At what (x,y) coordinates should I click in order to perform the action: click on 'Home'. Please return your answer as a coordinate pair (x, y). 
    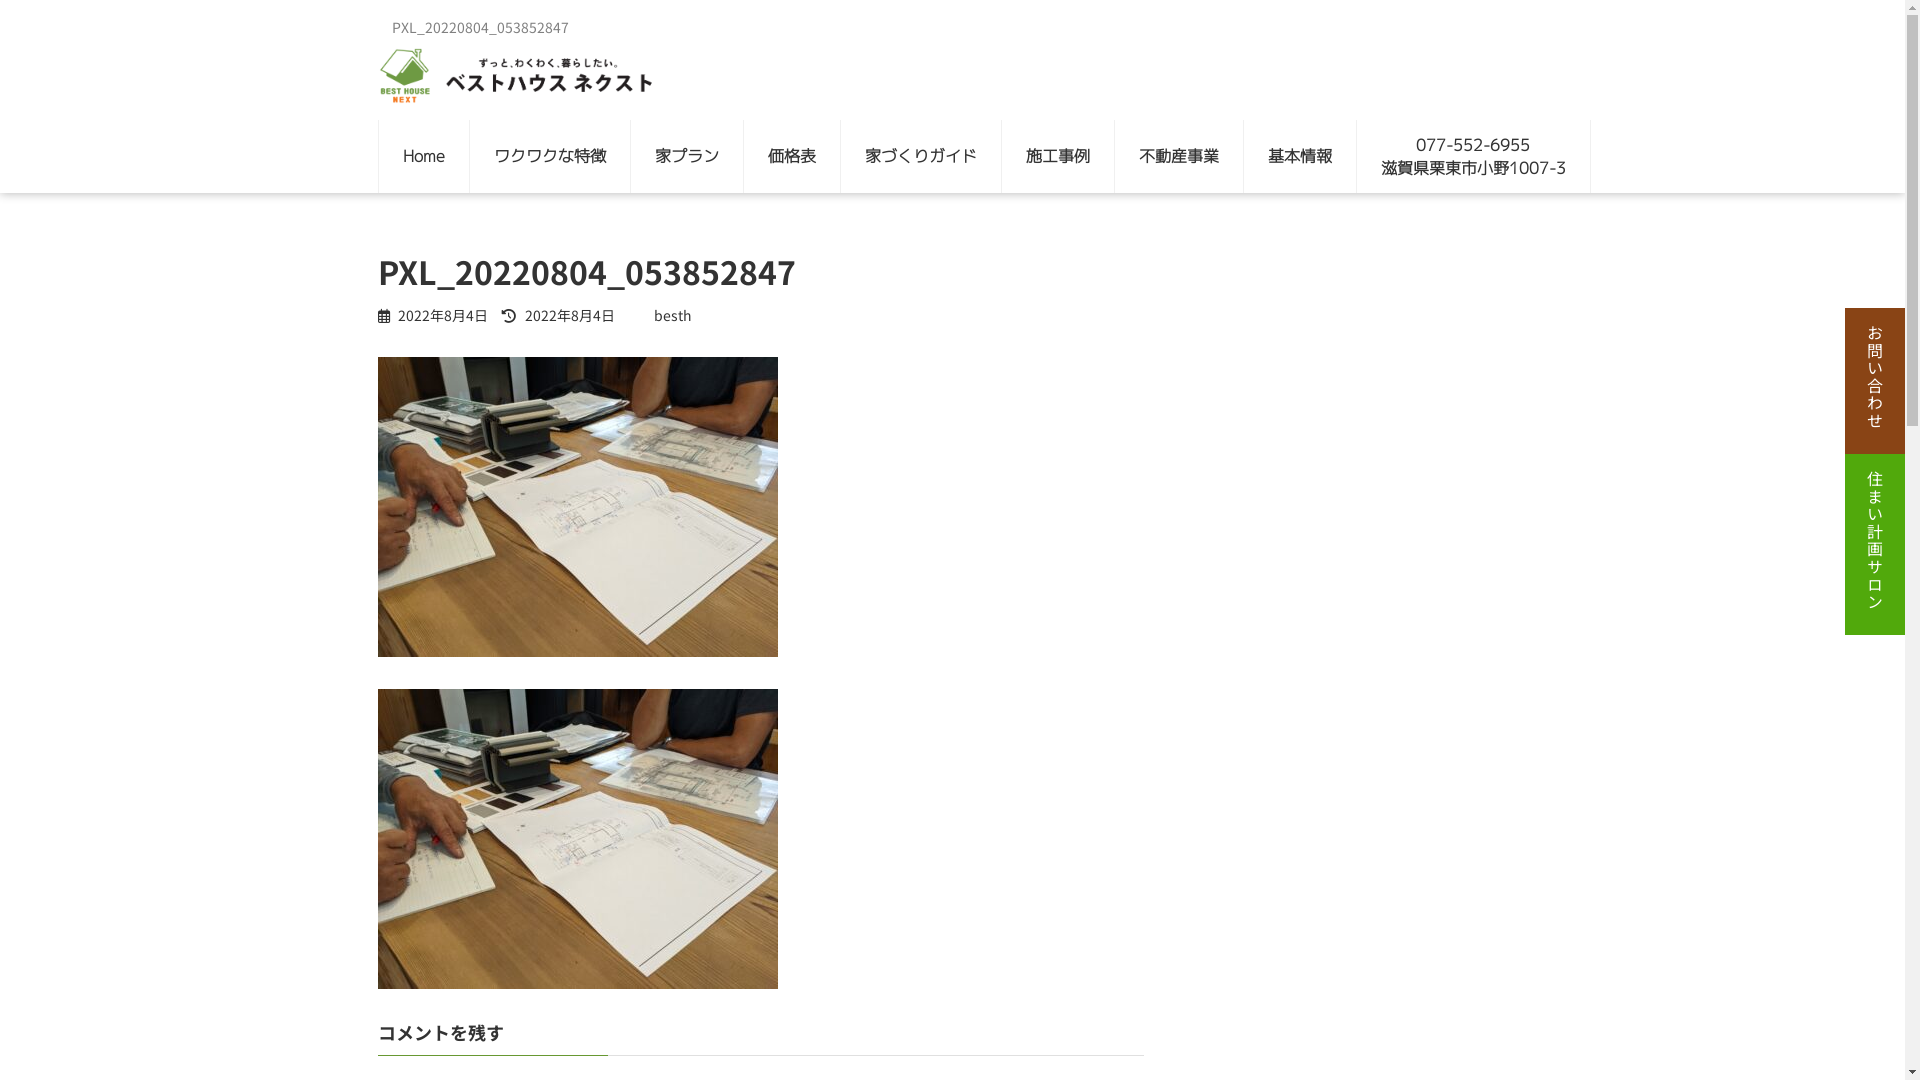
    Looking at the image, I should click on (421, 155).